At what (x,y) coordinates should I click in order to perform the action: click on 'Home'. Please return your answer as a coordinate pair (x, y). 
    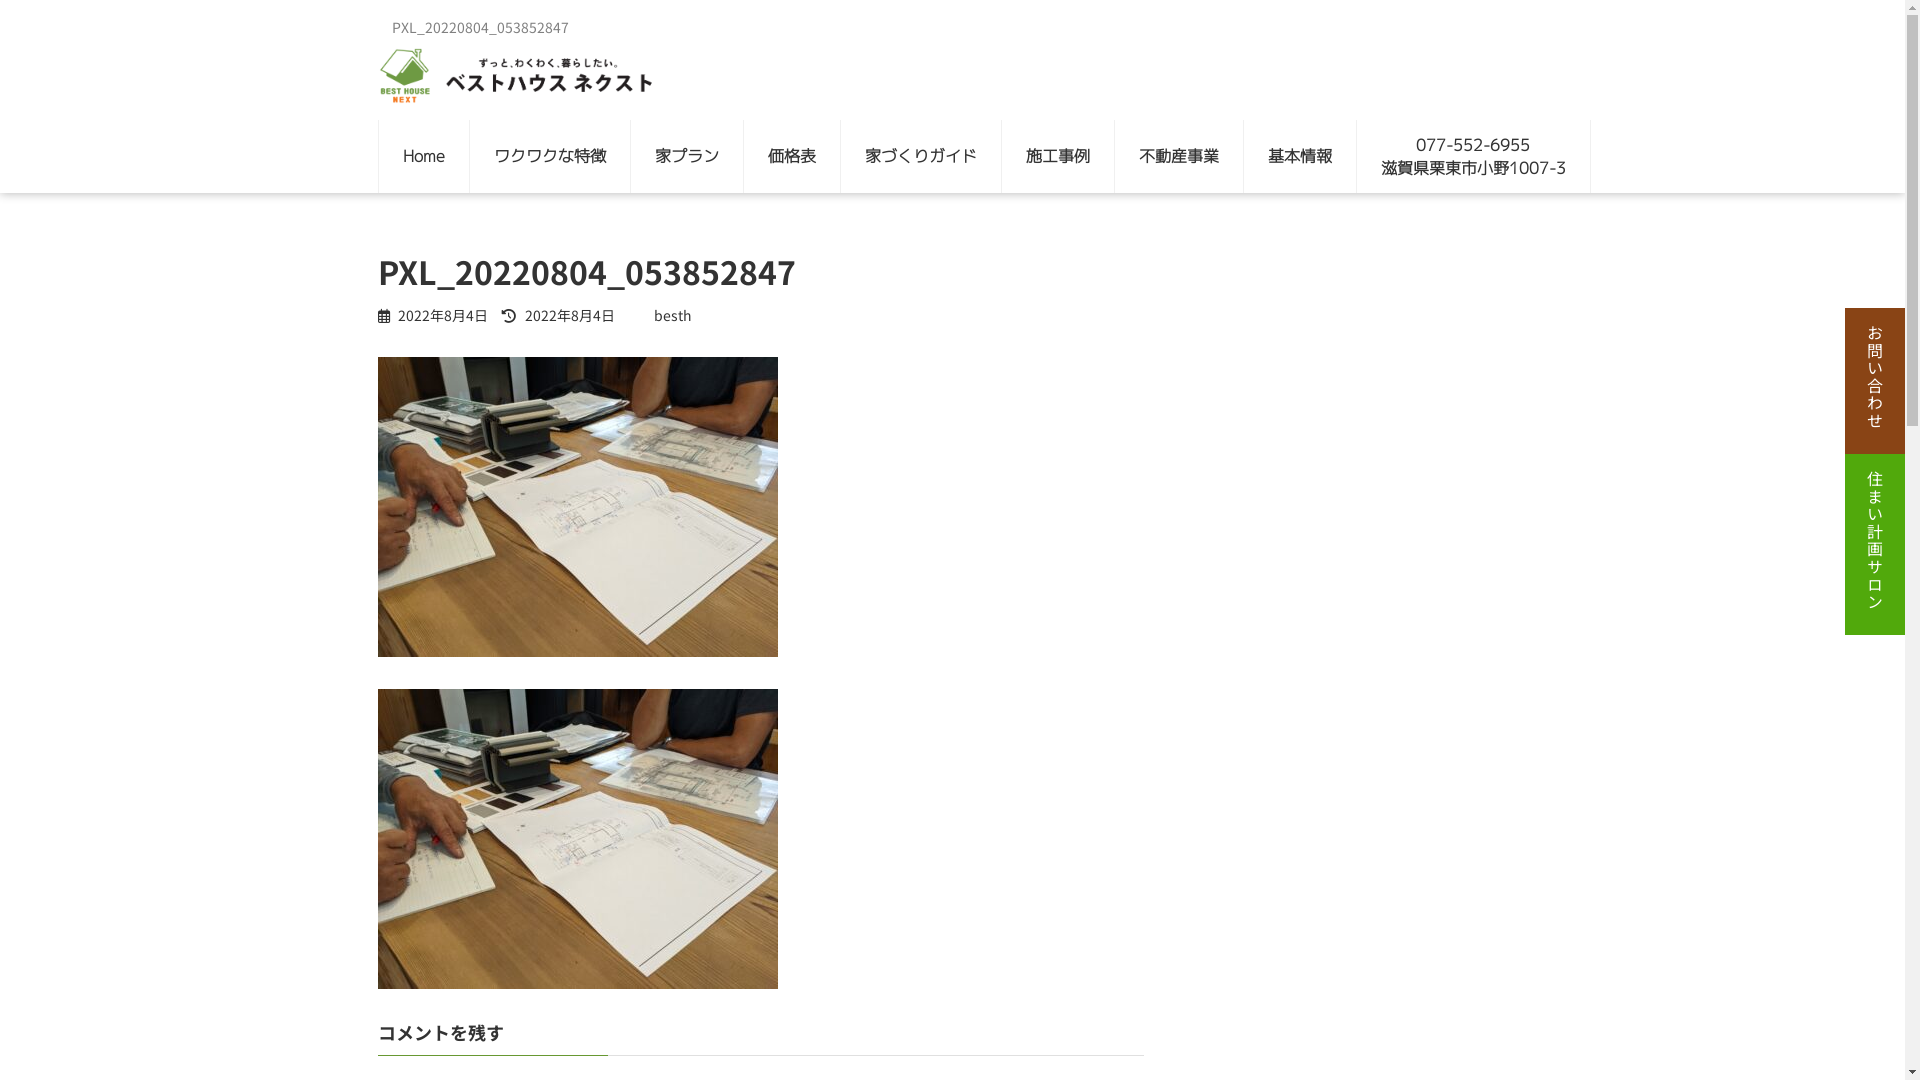
    Looking at the image, I should click on (421, 155).